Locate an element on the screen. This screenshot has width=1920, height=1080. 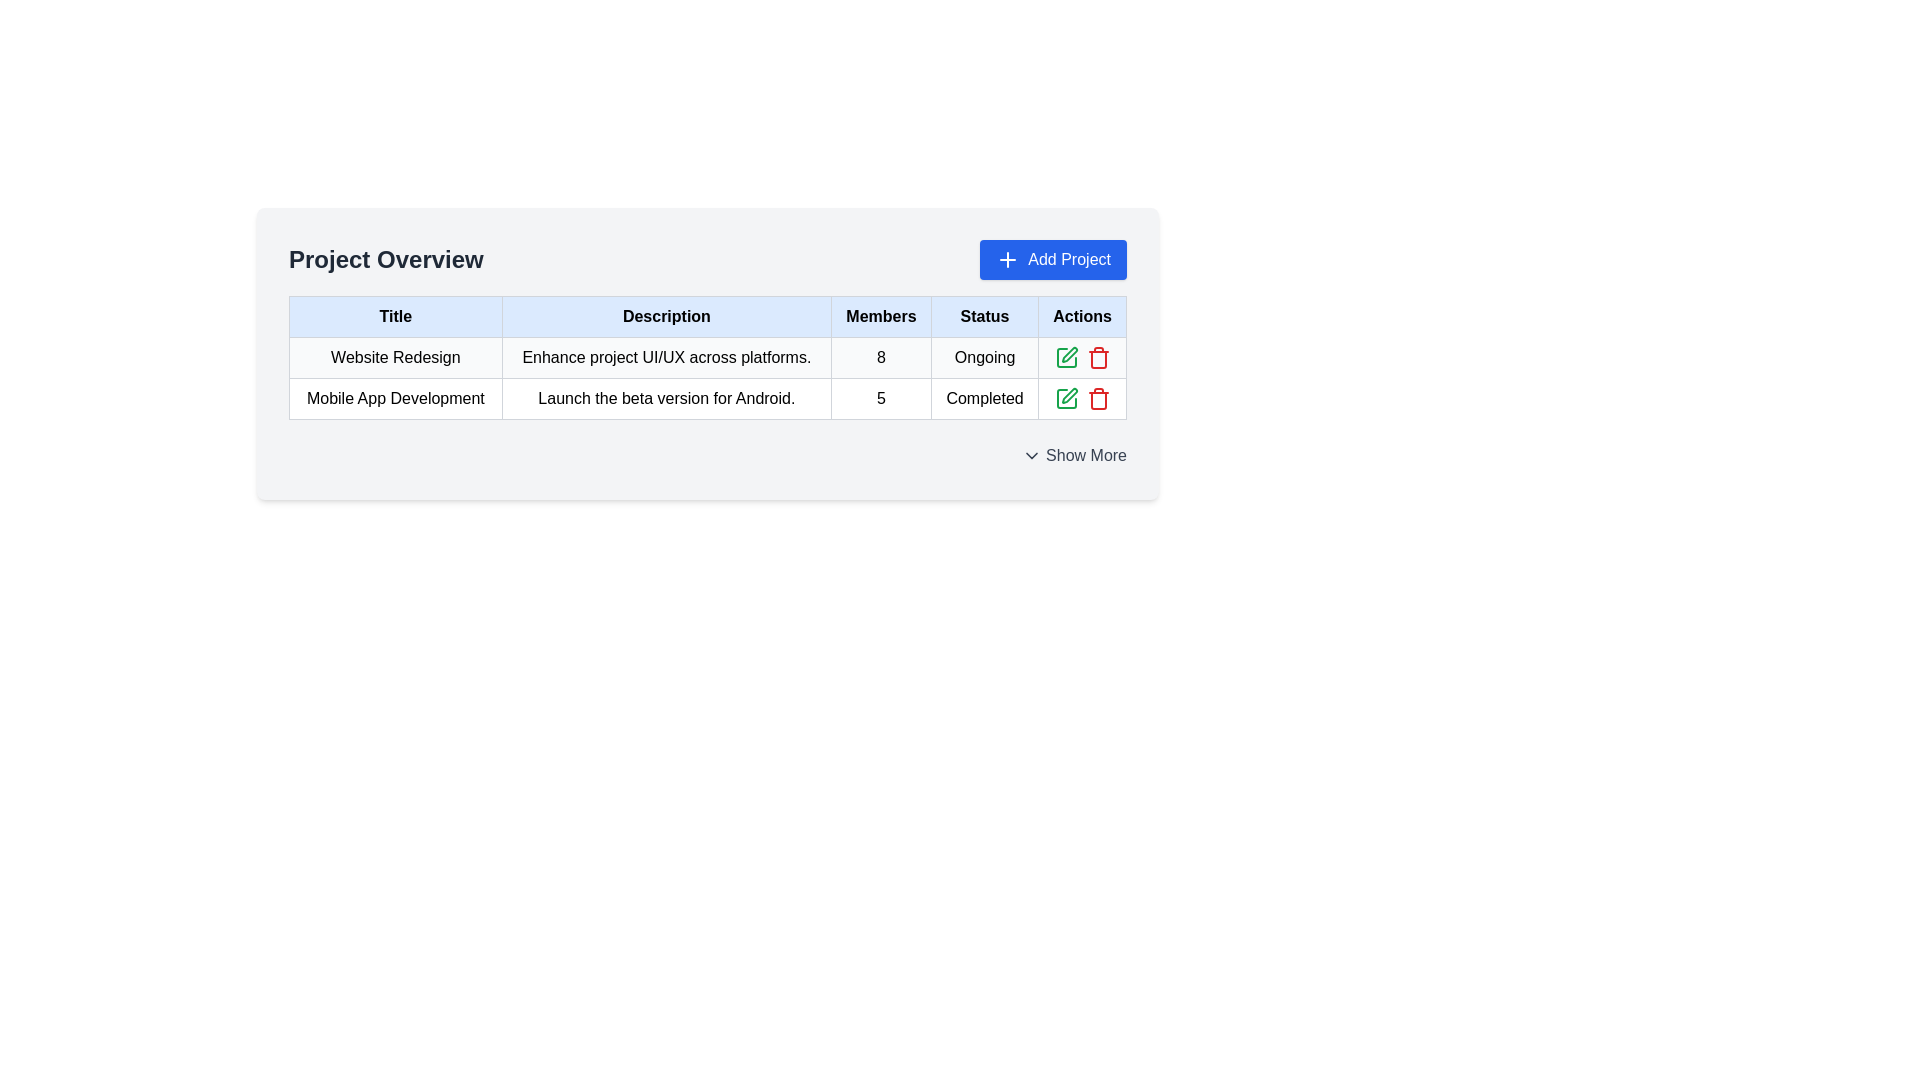
the Static Text Label displaying 'Mobile App Development' in the Project Overview section, located in the second row under the Title column is located at coordinates (395, 398).